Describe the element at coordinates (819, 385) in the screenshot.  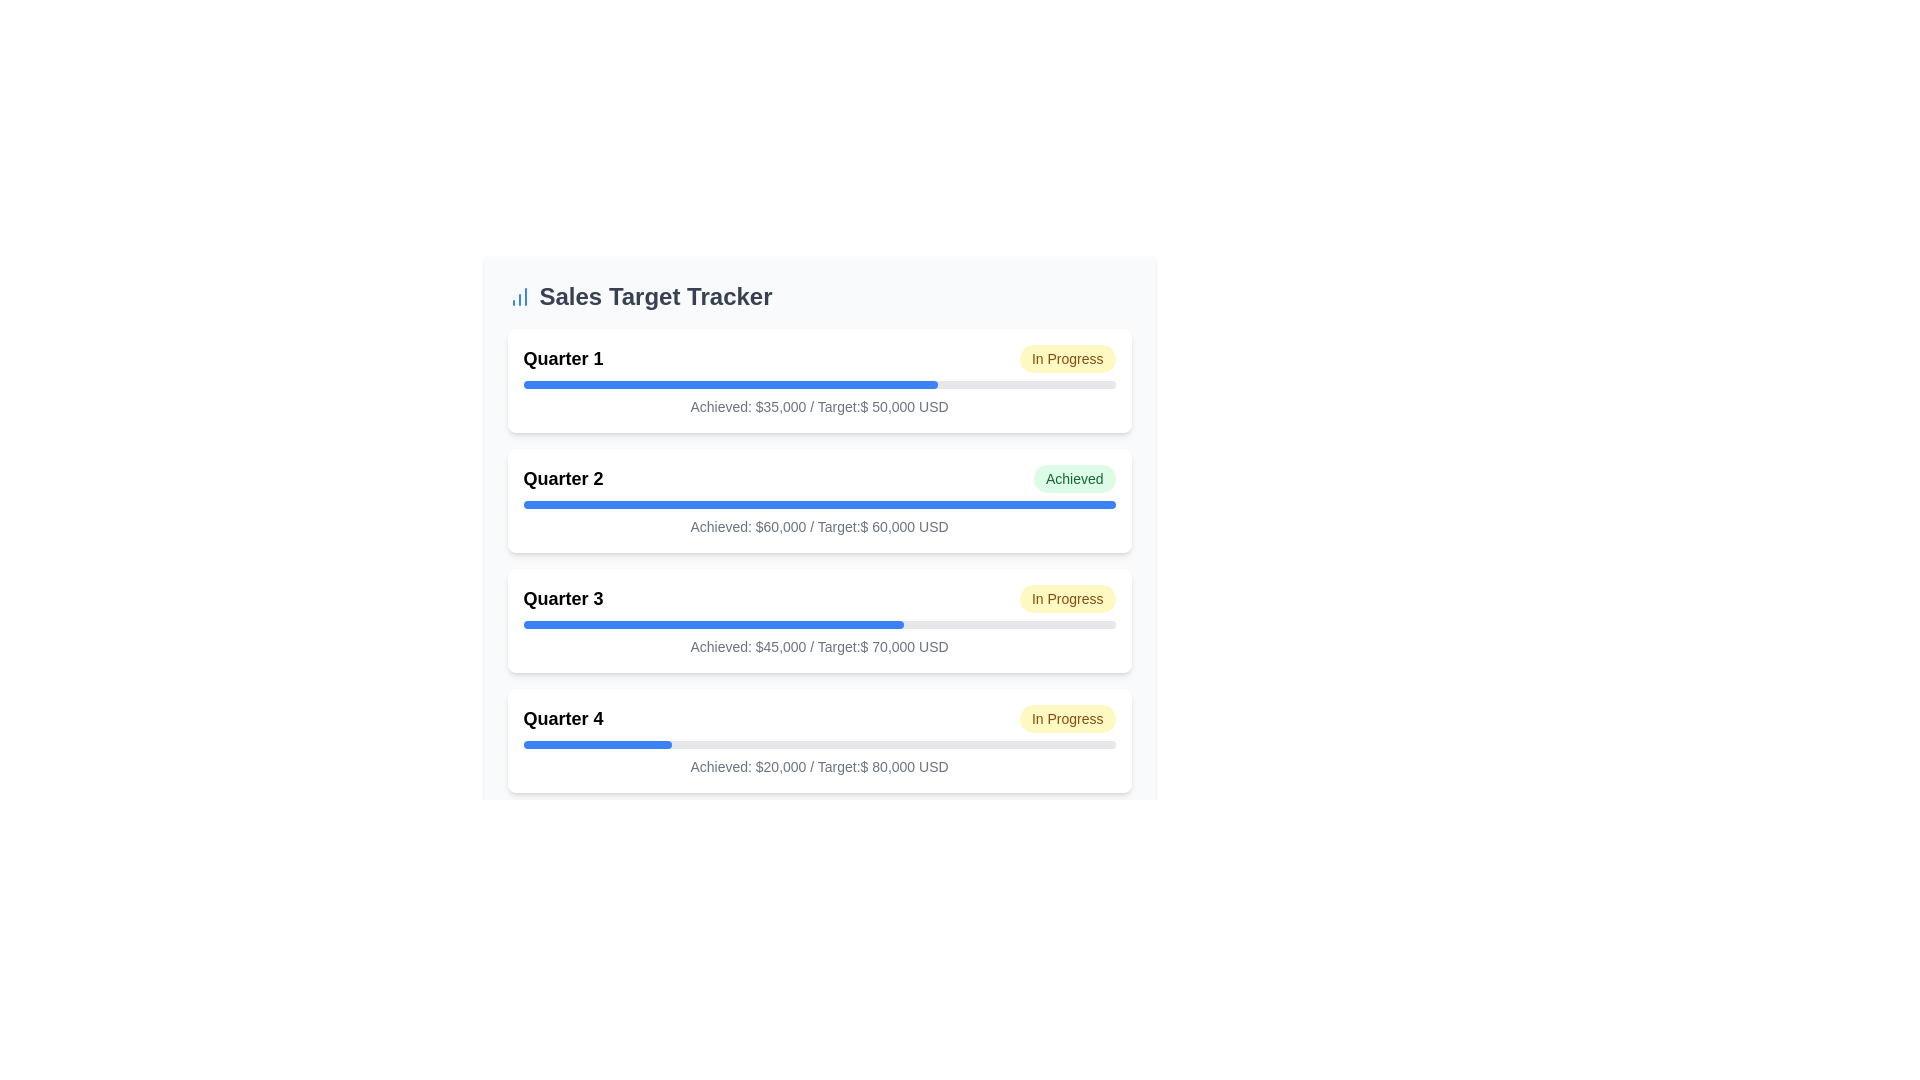
I see `the progress bar located in the middle section of the 'Quarter 1' card, which indicates 70% completion and is situated below the 'Quarter 1' title and 'In Progress' badge` at that location.